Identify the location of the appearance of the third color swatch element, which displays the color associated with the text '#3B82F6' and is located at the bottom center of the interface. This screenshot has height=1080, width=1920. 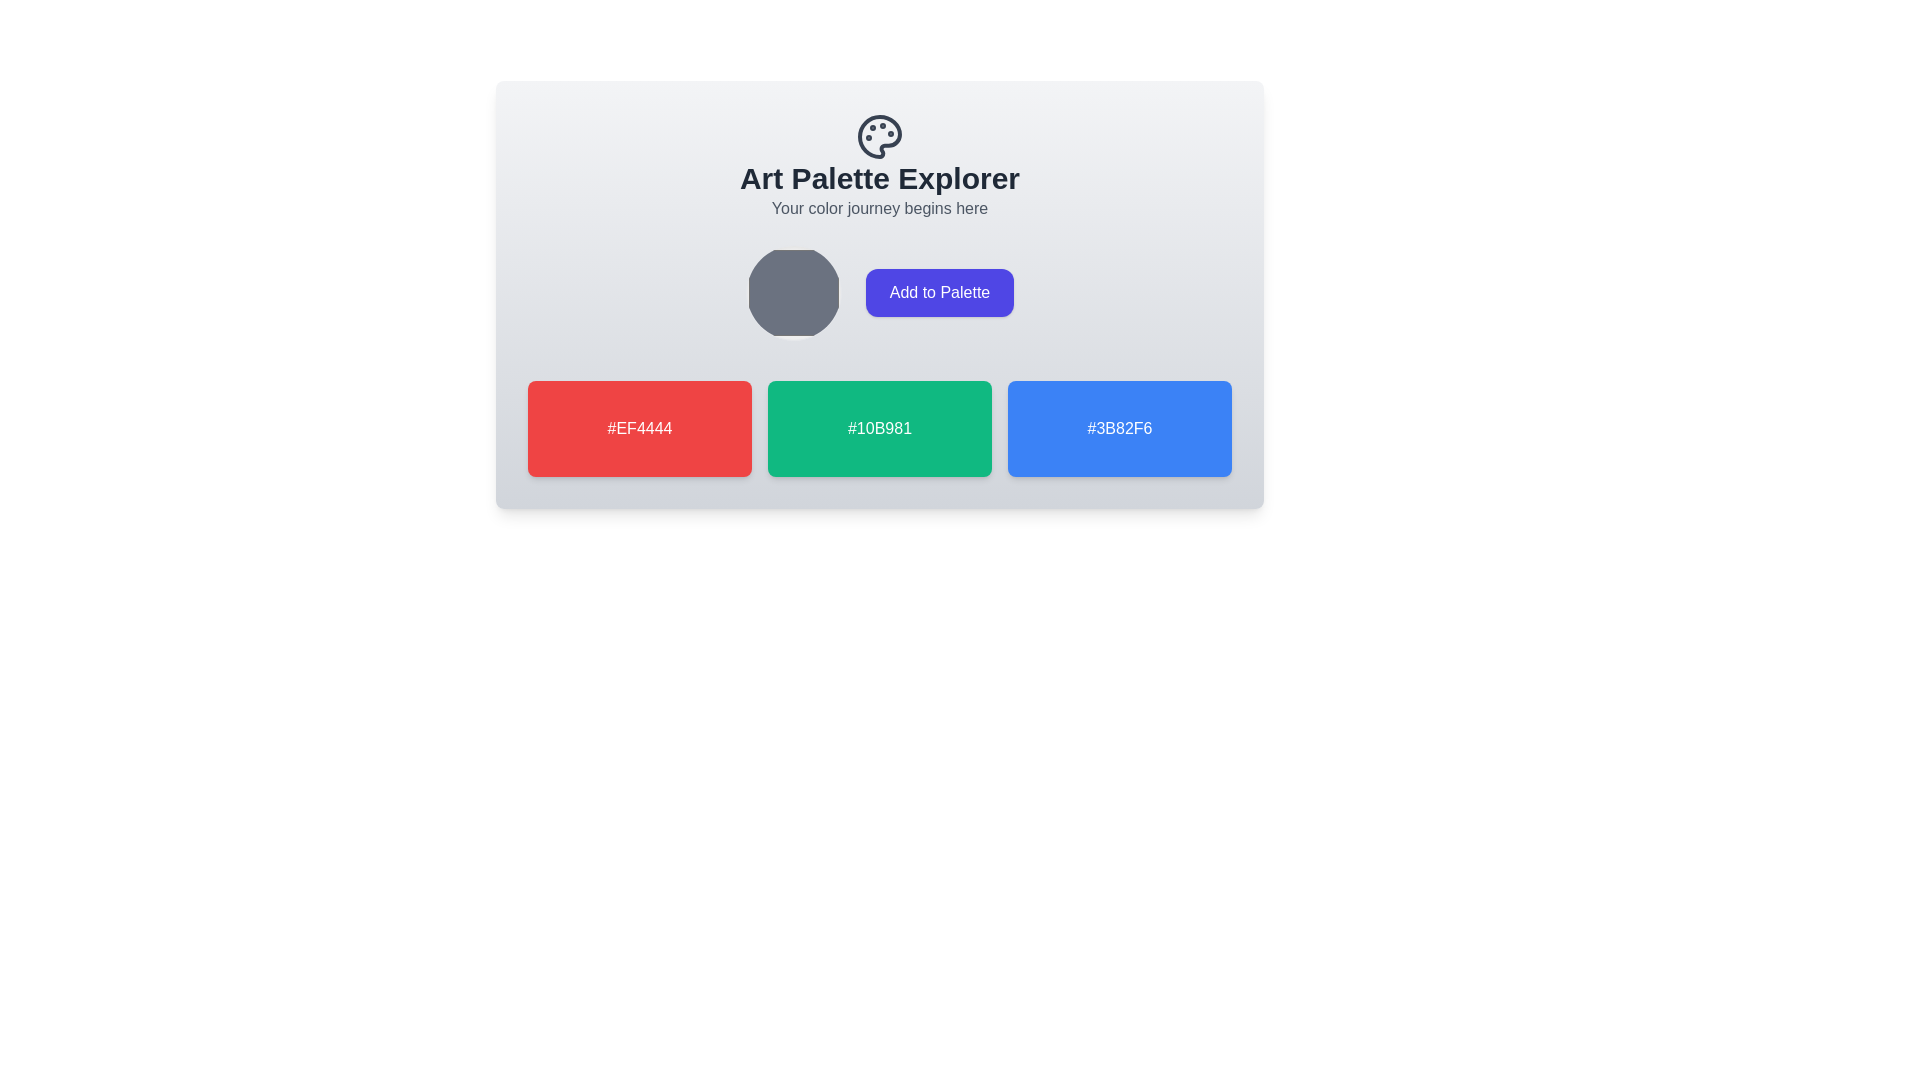
(1118, 427).